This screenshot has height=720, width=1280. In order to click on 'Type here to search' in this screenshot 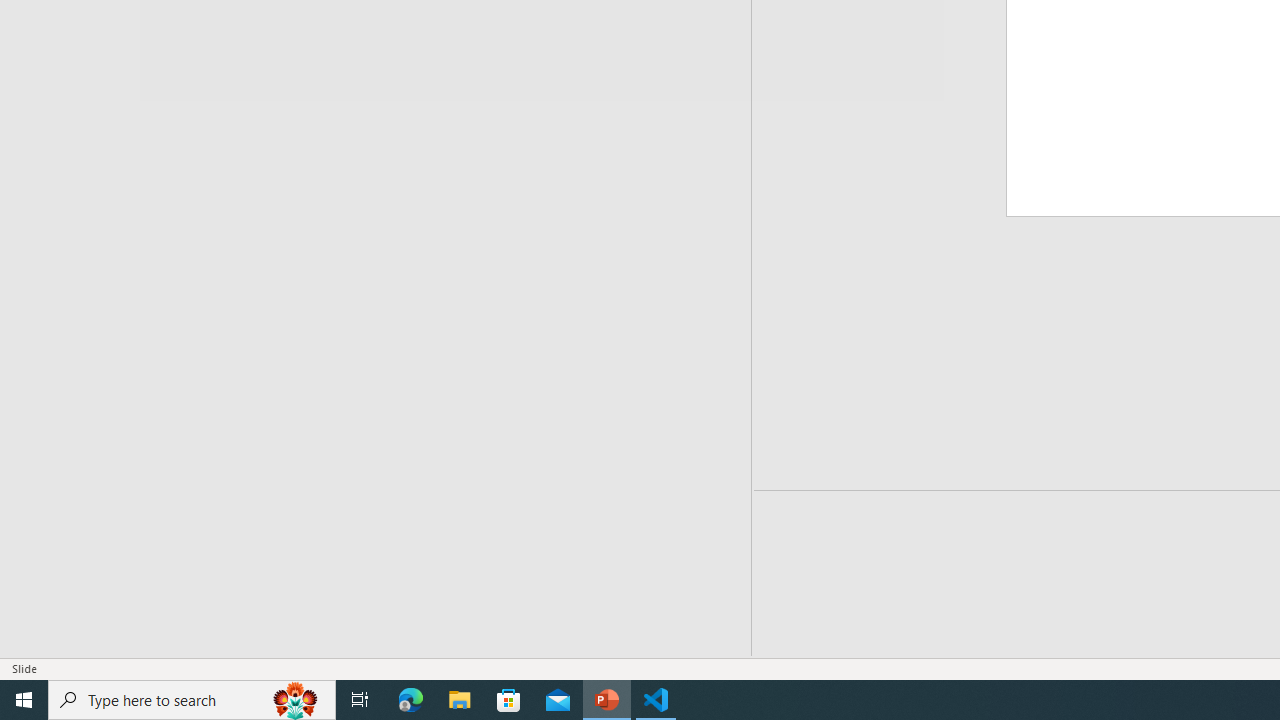, I will do `click(192, 698)`.